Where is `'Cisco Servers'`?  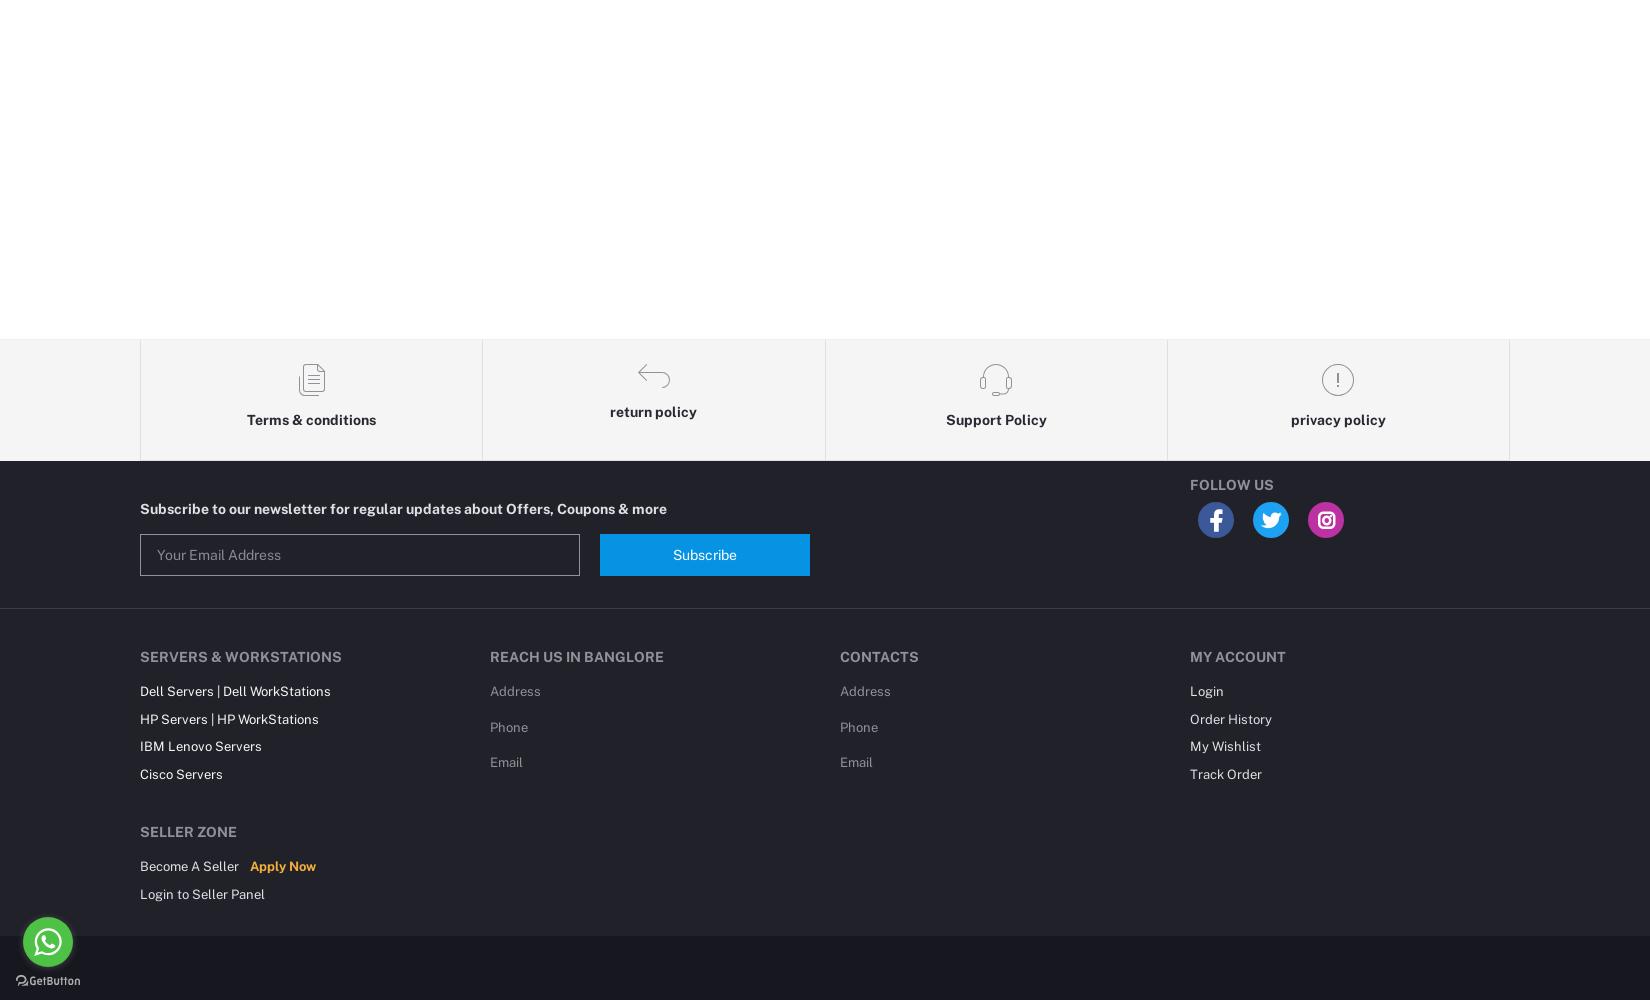
'Cisco Servers' is located at coordinates (181, 773).